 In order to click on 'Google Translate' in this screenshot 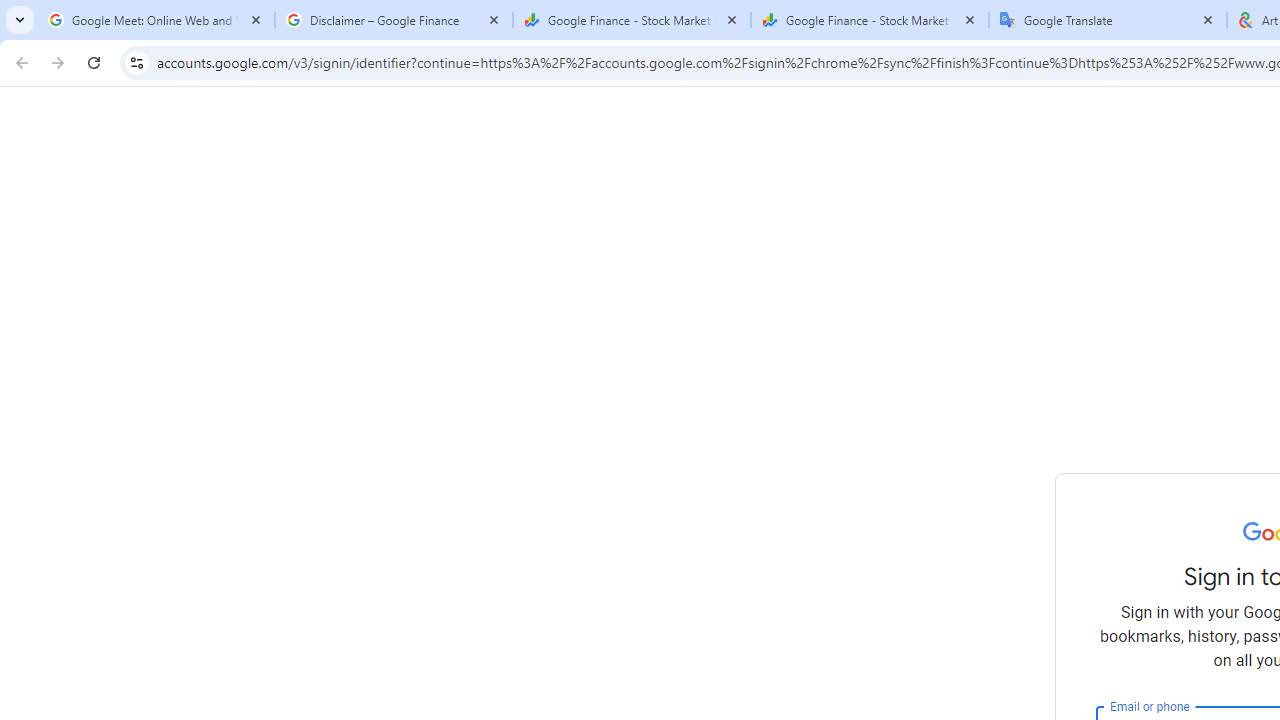, I will do `click(1107, 20)`.